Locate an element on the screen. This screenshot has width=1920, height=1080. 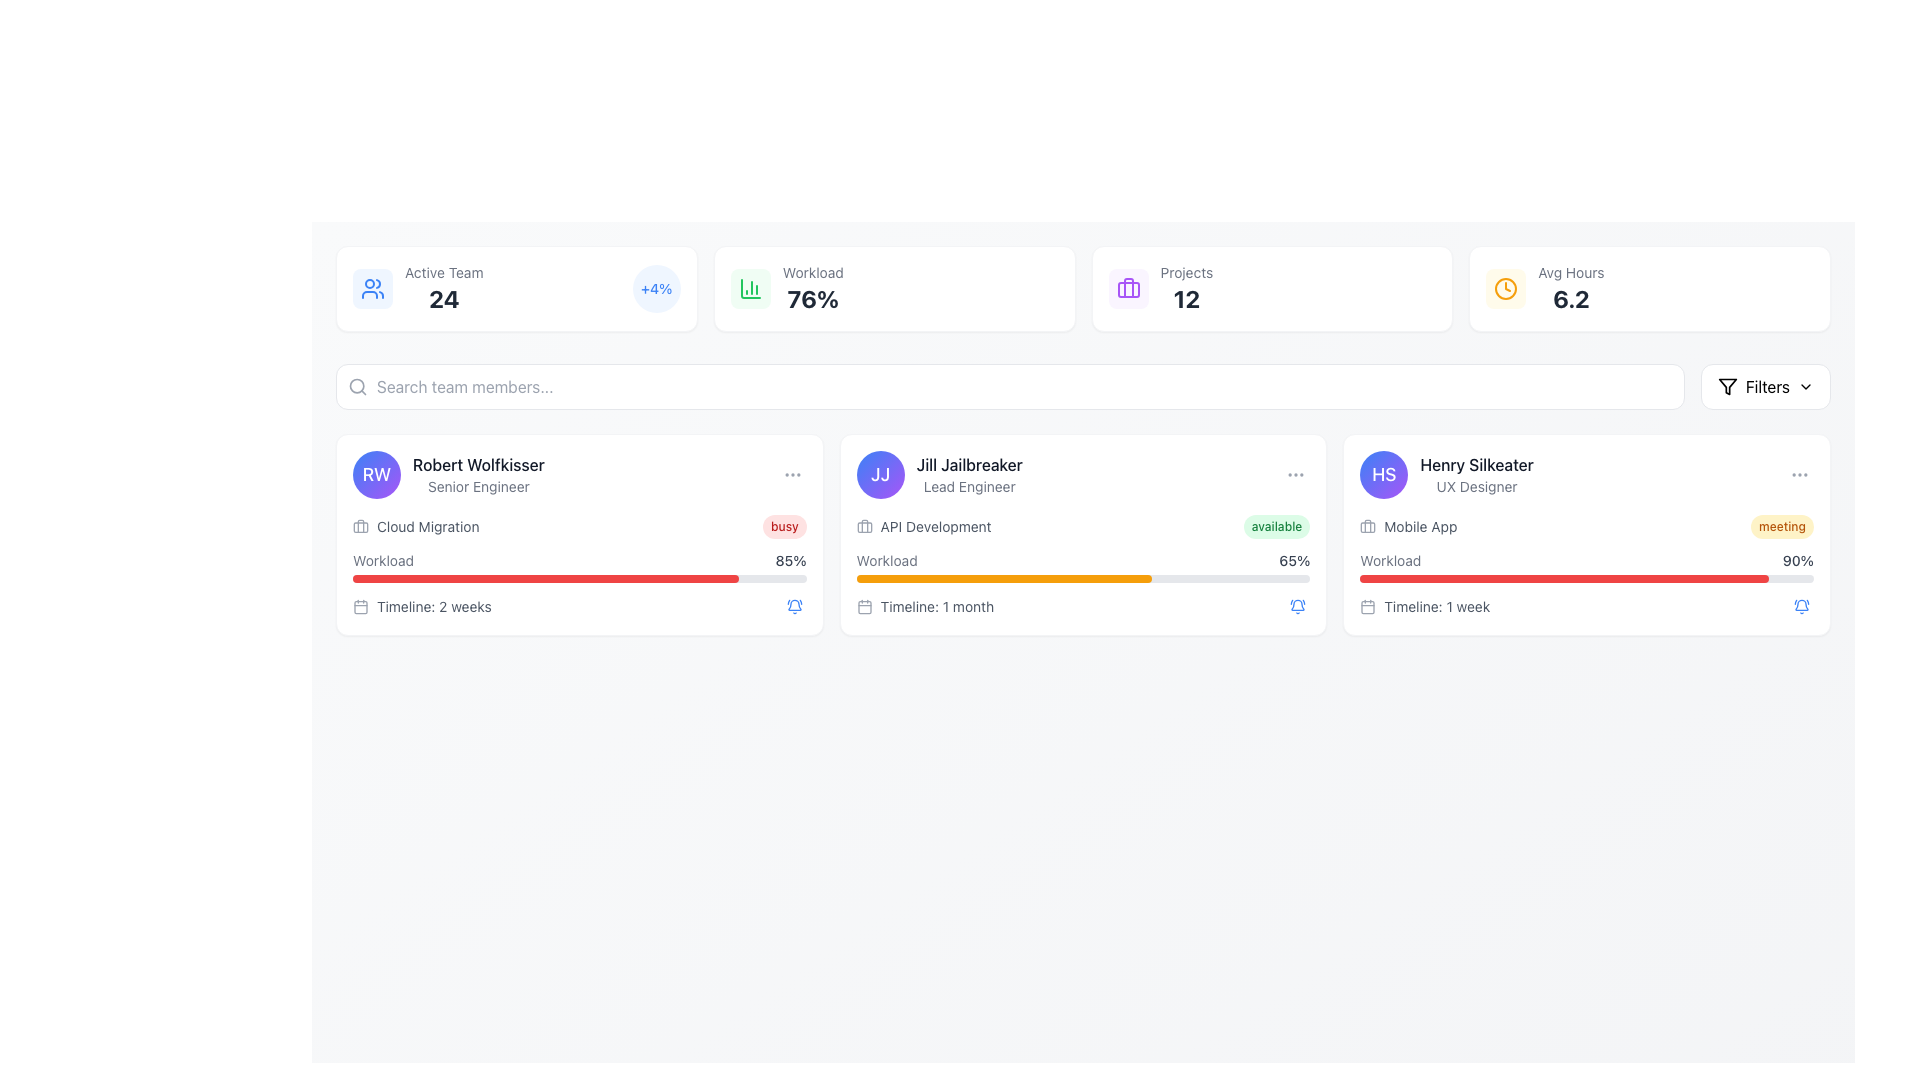
the Profile avatar representing 'Robert Wolfkisser' is located at coordinates (377, 474).